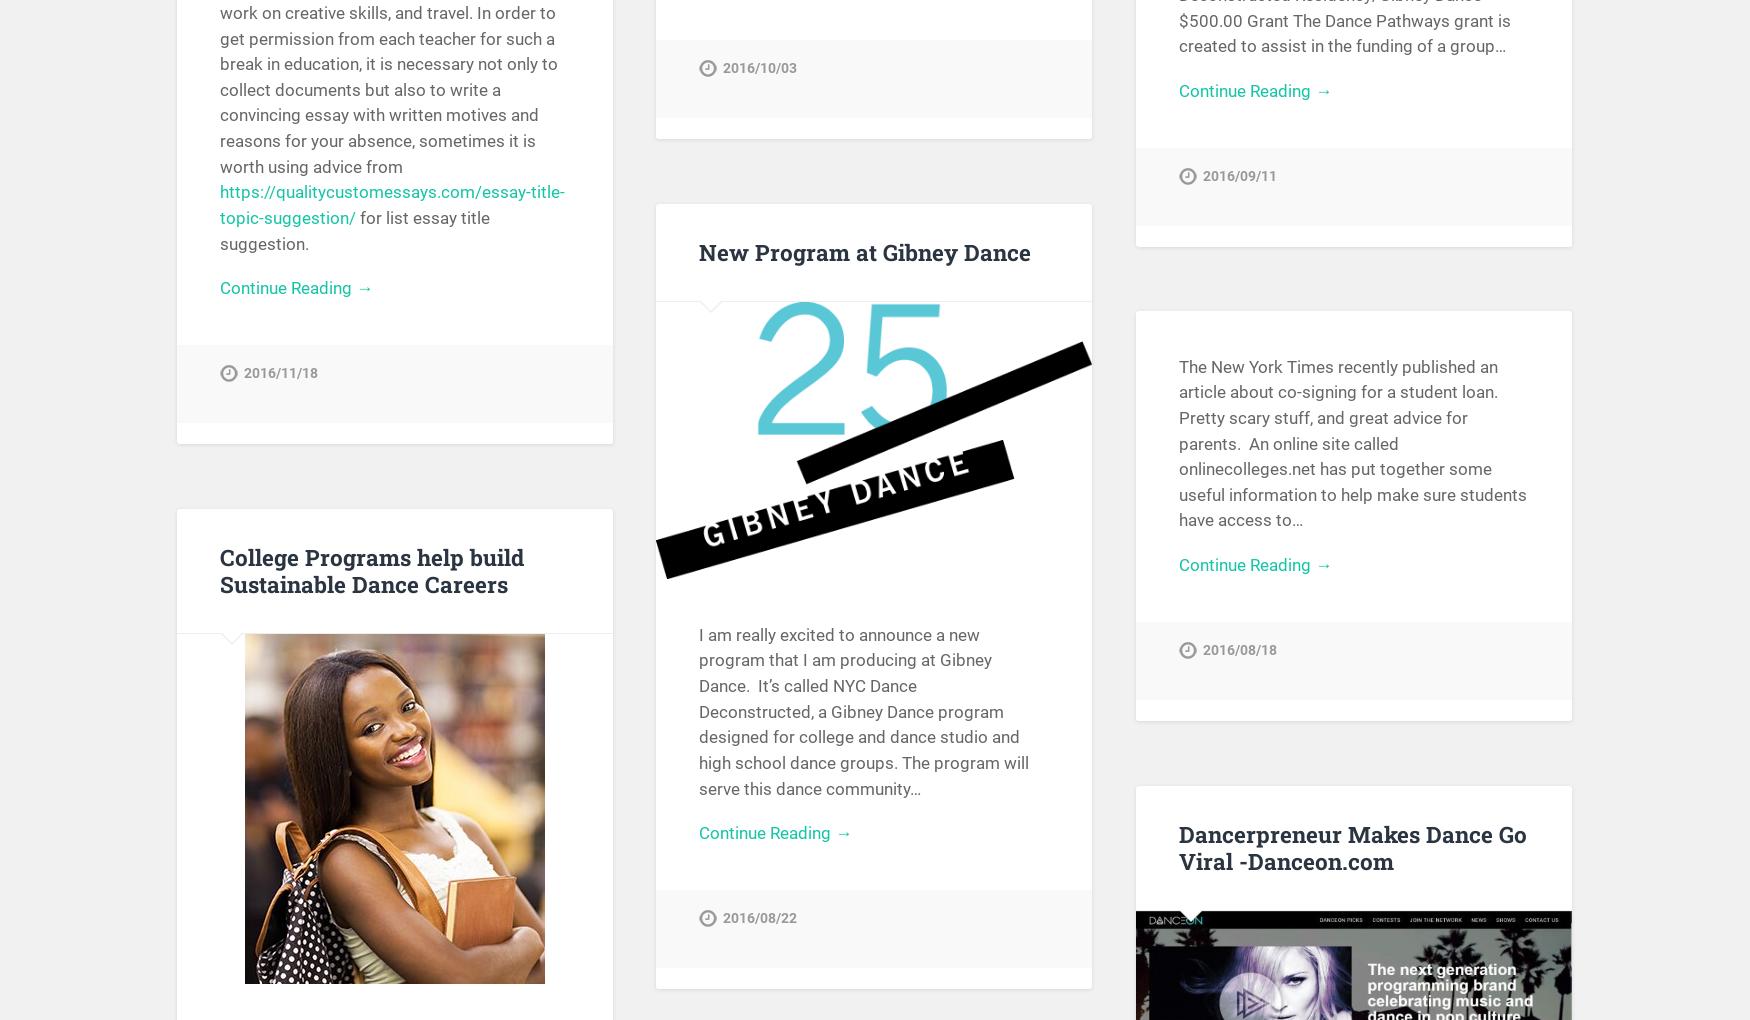 This screenshot has height=1020, width=1750. Describe the element at coordinates (1352, 846) in the screenshot. I see `'Dancerpreneur Makes Dance Go Viral -Danceon.com'` at that location.